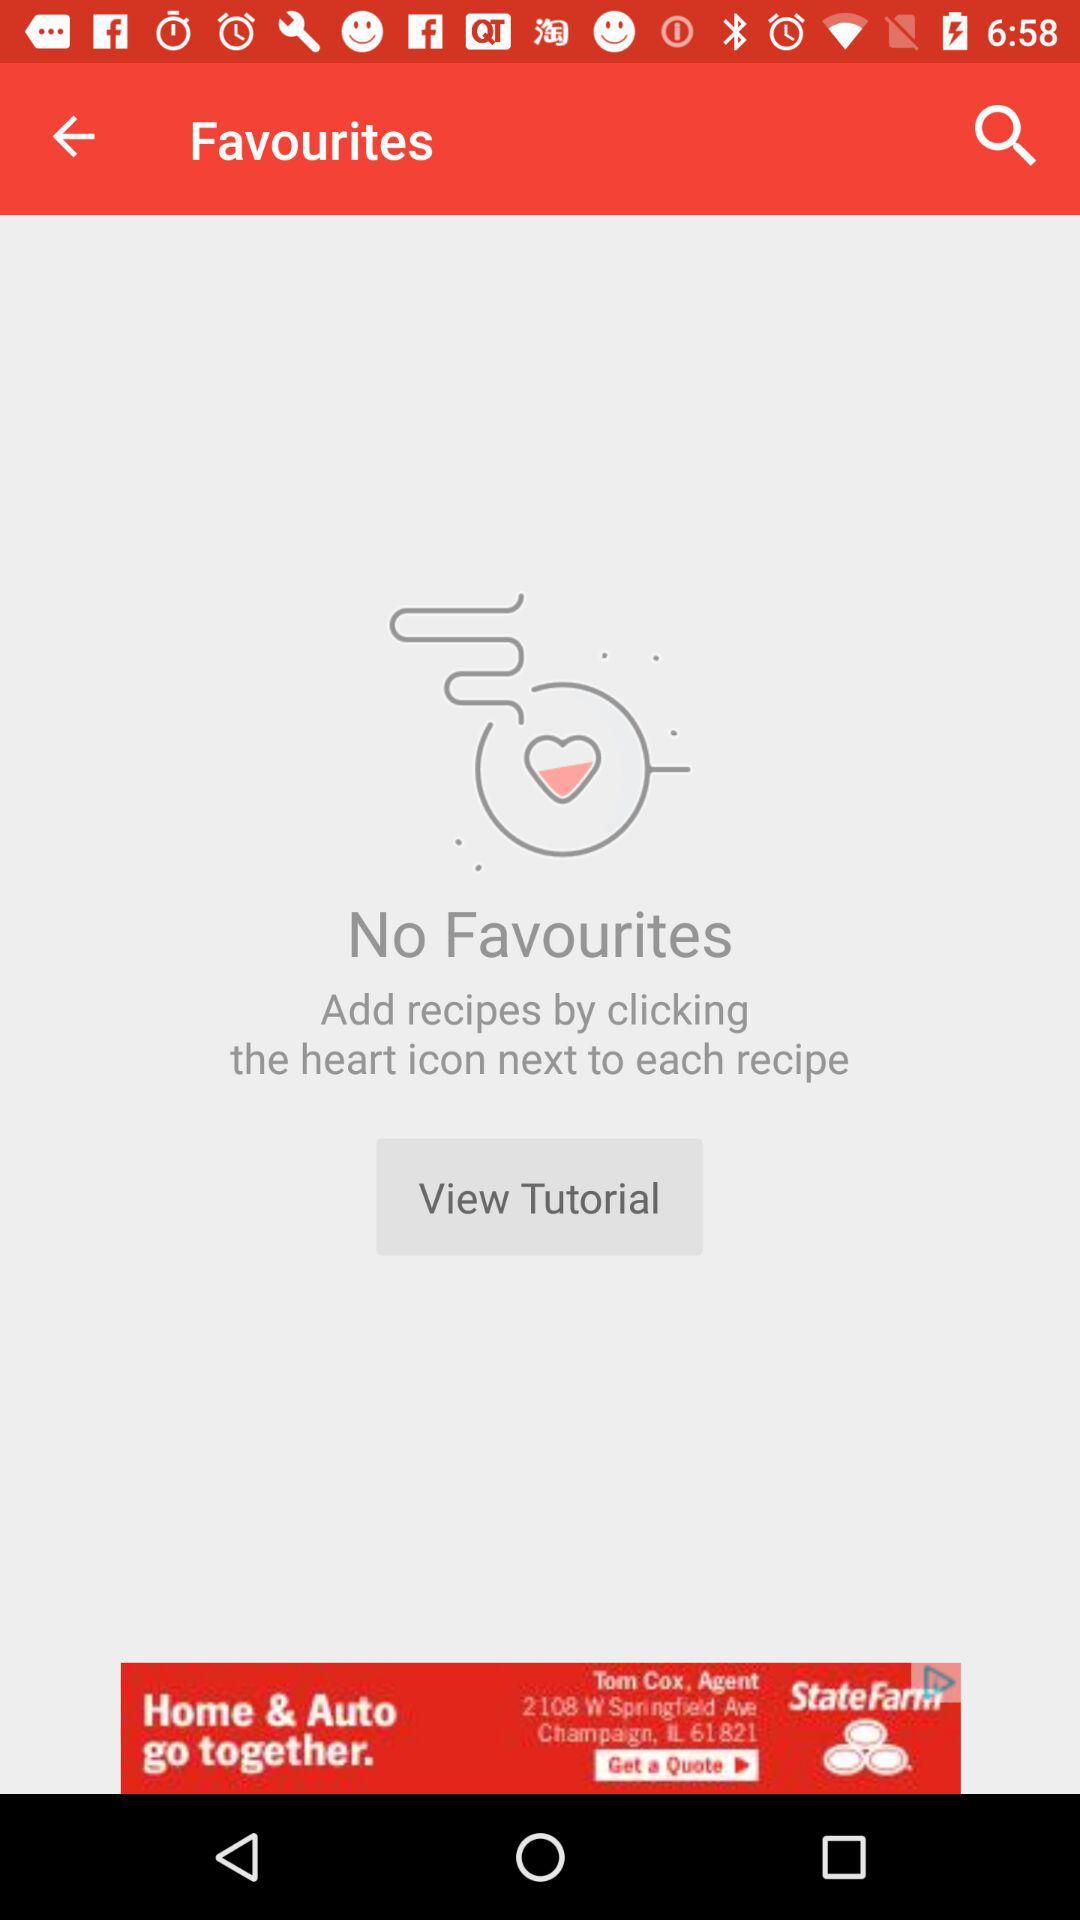 This screenshot has width=1080, height=1920. What do you see at coordinates (540, 1727) in the screenshot?
I see `in app advertisement space` at bounding box center [540, 1727].